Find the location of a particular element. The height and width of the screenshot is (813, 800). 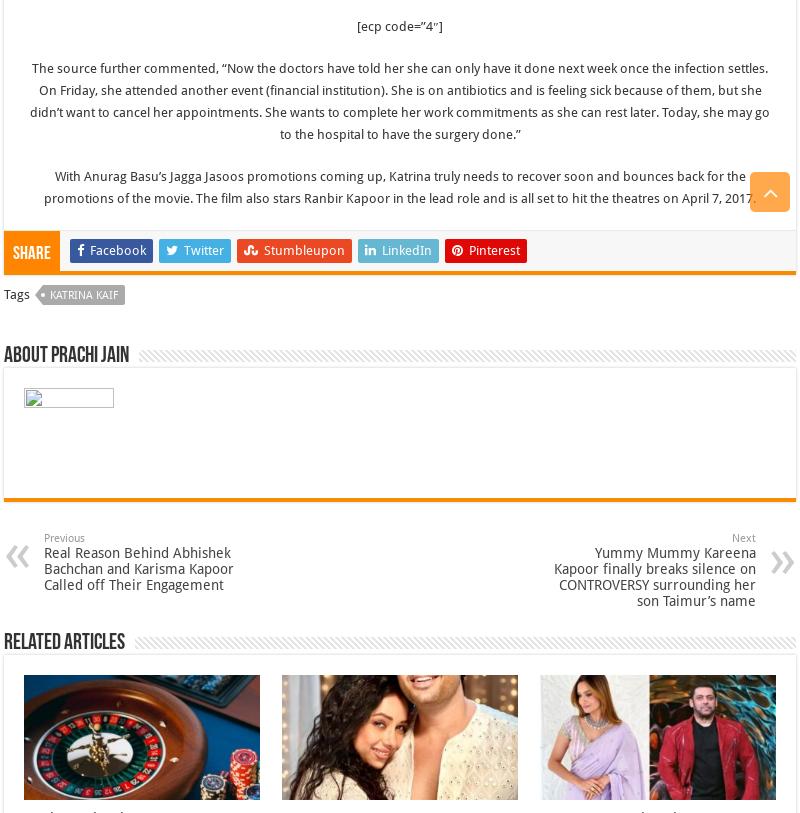

'The source further commented, “Now the doctors have told her she can only have it done next week once the infection settles. On Friday, she attended another event (financial institution). She is on antibiotics and is feeling sick because of them, but she didn’t want to cancel her appointments. She wants to complete her work commitments as she can rest later. Today, she may go to the hospital to have the surgery done.”' is located at coordinates (400, 99).